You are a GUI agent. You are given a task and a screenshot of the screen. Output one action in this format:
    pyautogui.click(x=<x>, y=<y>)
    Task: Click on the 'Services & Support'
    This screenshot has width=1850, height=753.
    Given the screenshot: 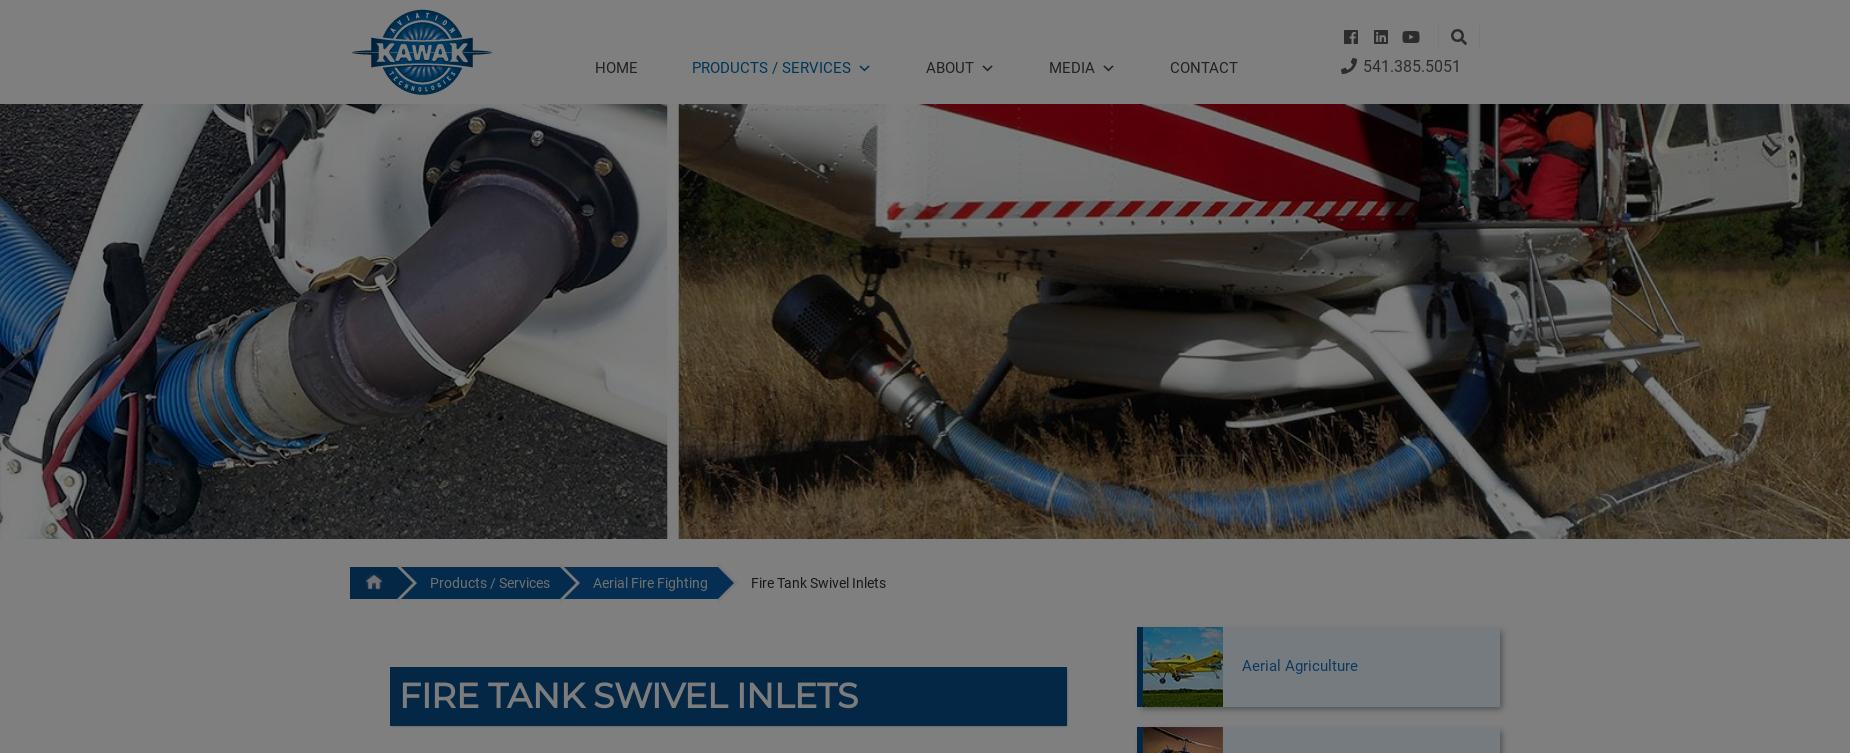 What is the action you would take?
    pyautogui.click(x=749, y=371)
    